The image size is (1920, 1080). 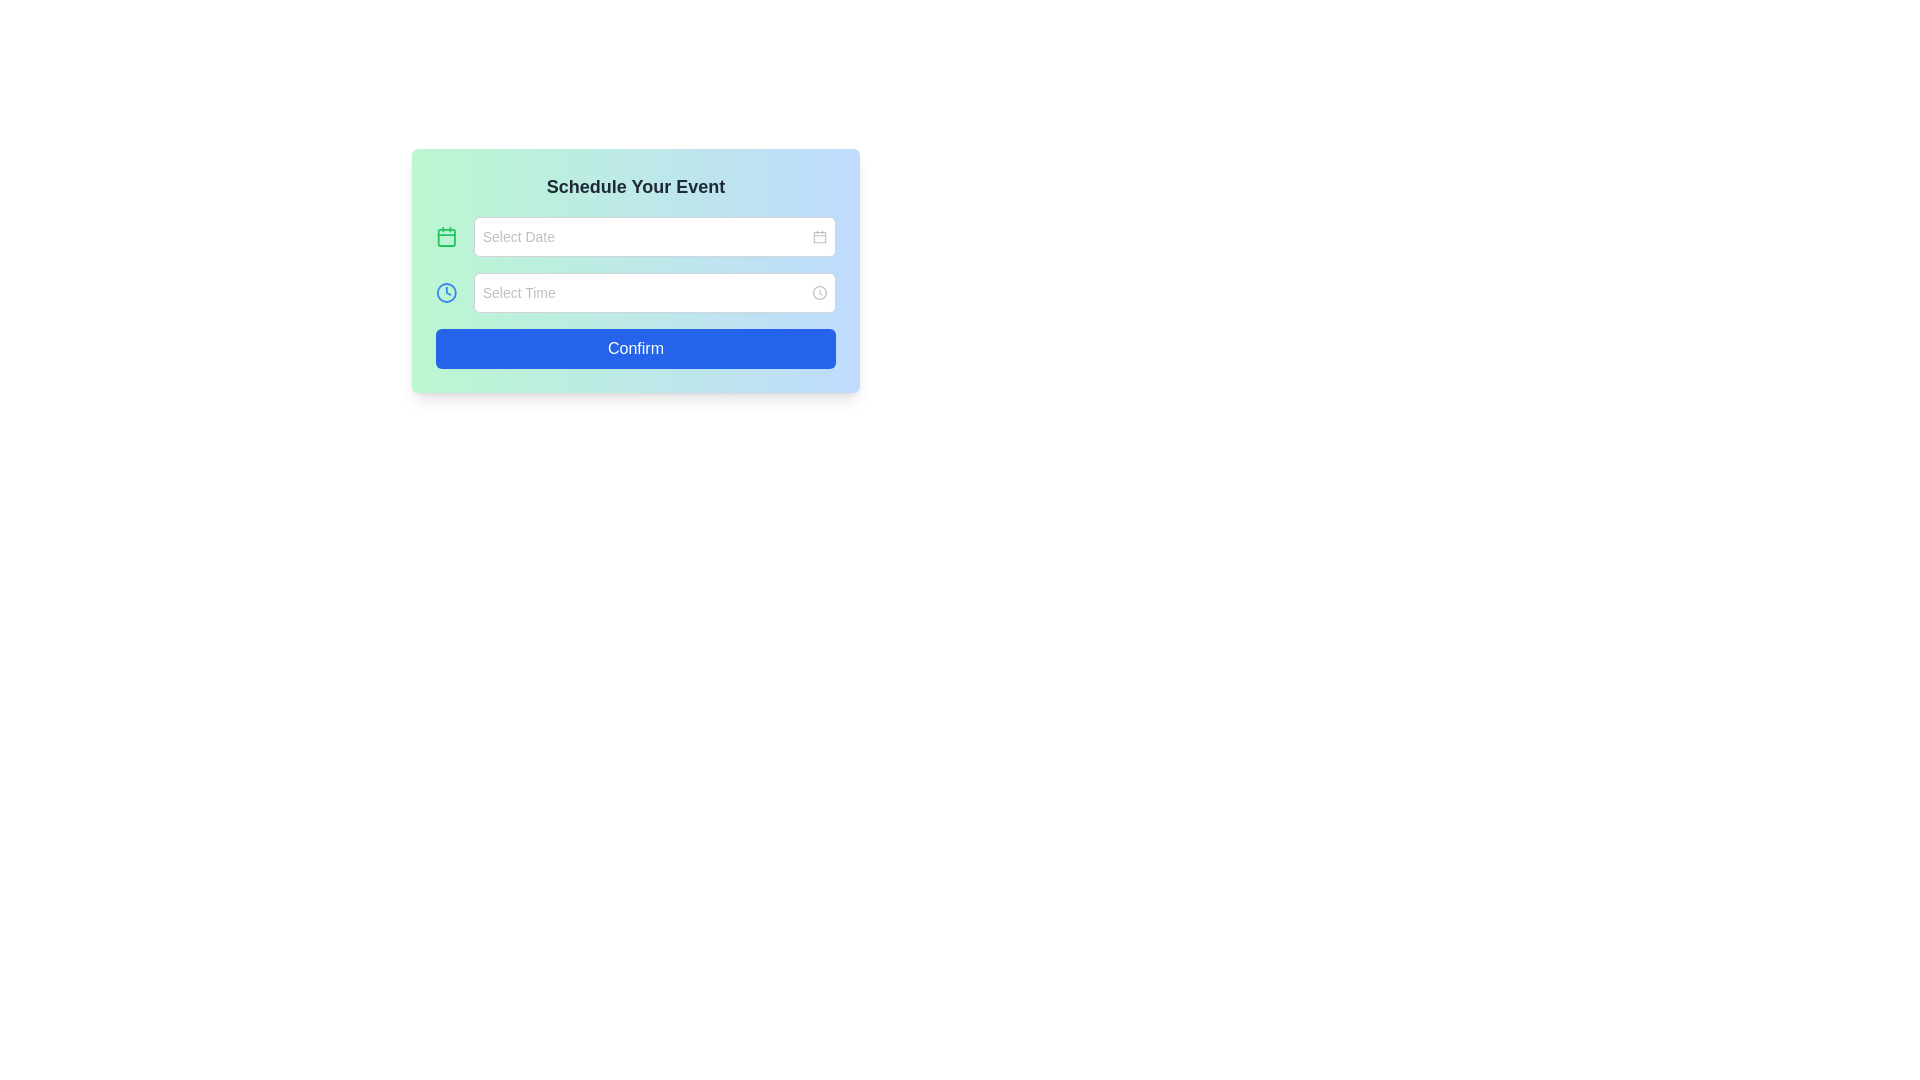 What do you see at coordinates (820, 293) in the screenshot?
I see `the small clock icon located to the left of the 'Select Time' text input field, which is styled with a minimalist design` at bounding box center [820, 293].